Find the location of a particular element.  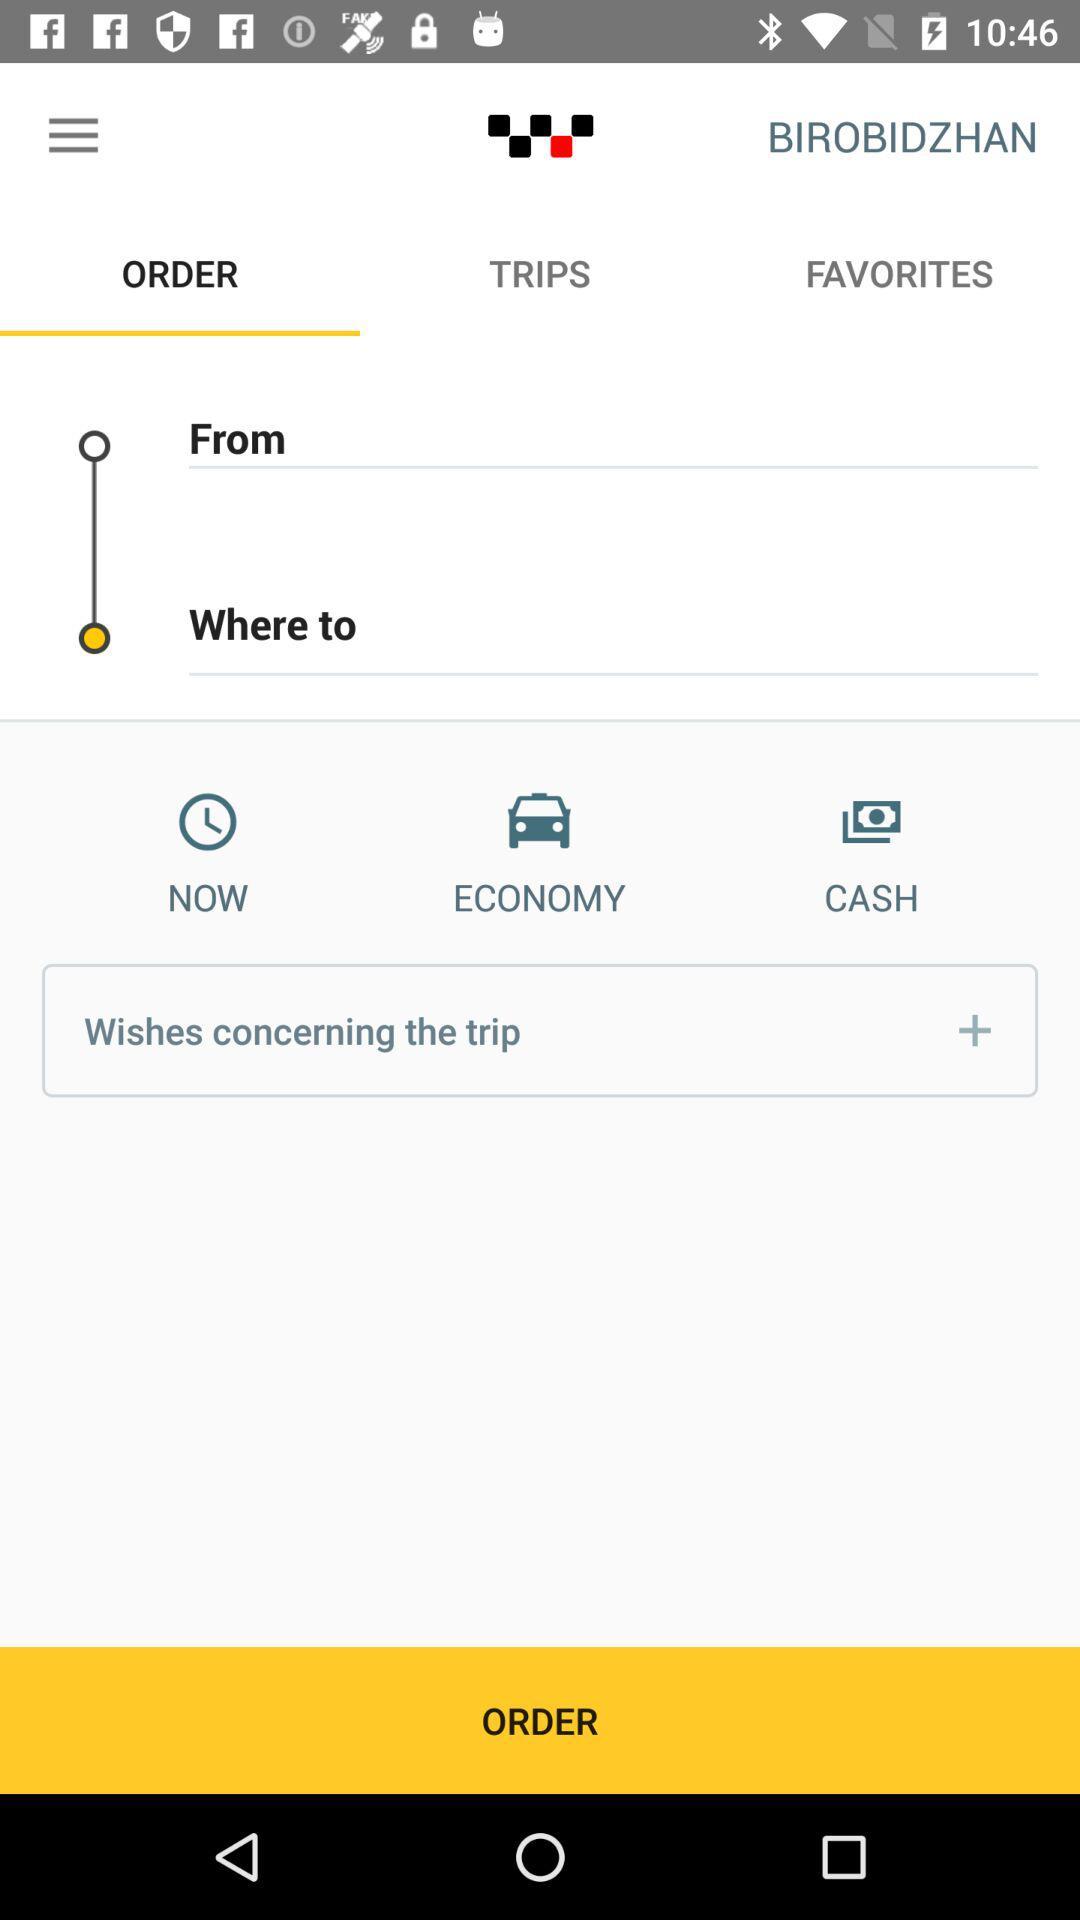

the icon above the text economy is located at coordinates (538, 822).